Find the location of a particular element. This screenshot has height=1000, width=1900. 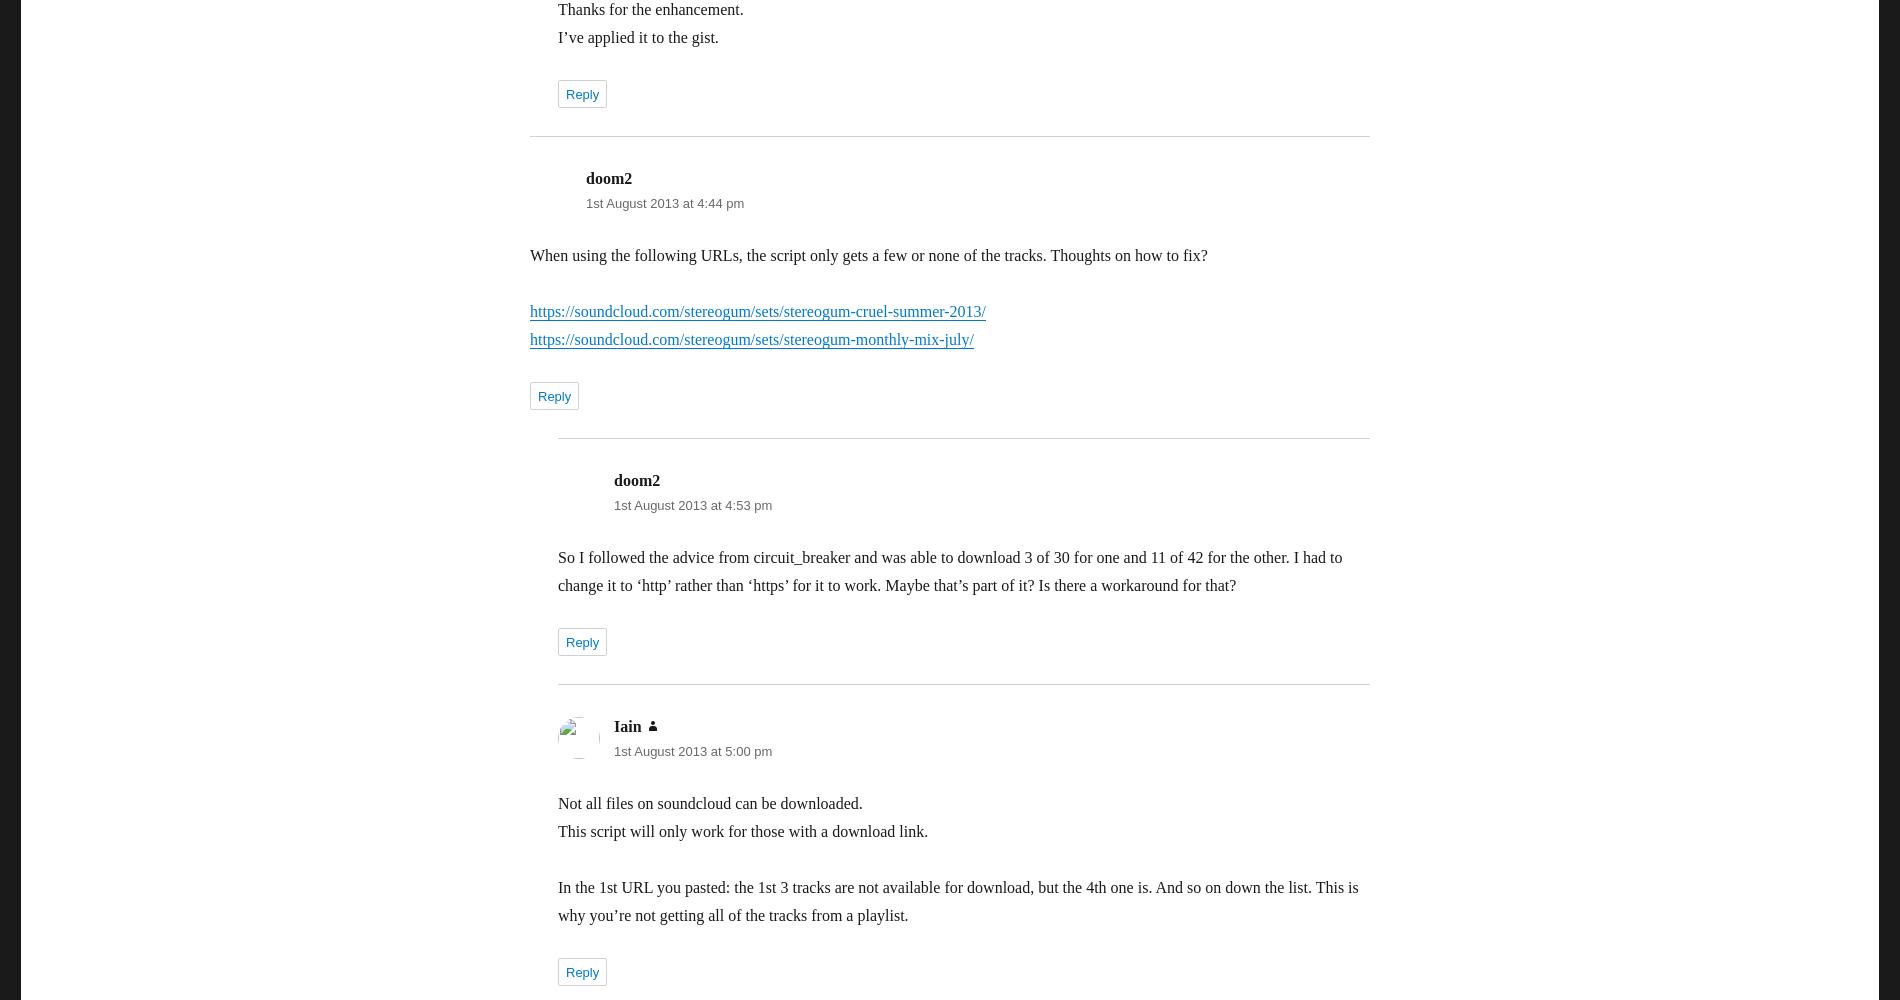

'https://soundcloud.com/stereogum/sets/stereogum-cruel-summer-2013/' is located at coordinates (756, 311).